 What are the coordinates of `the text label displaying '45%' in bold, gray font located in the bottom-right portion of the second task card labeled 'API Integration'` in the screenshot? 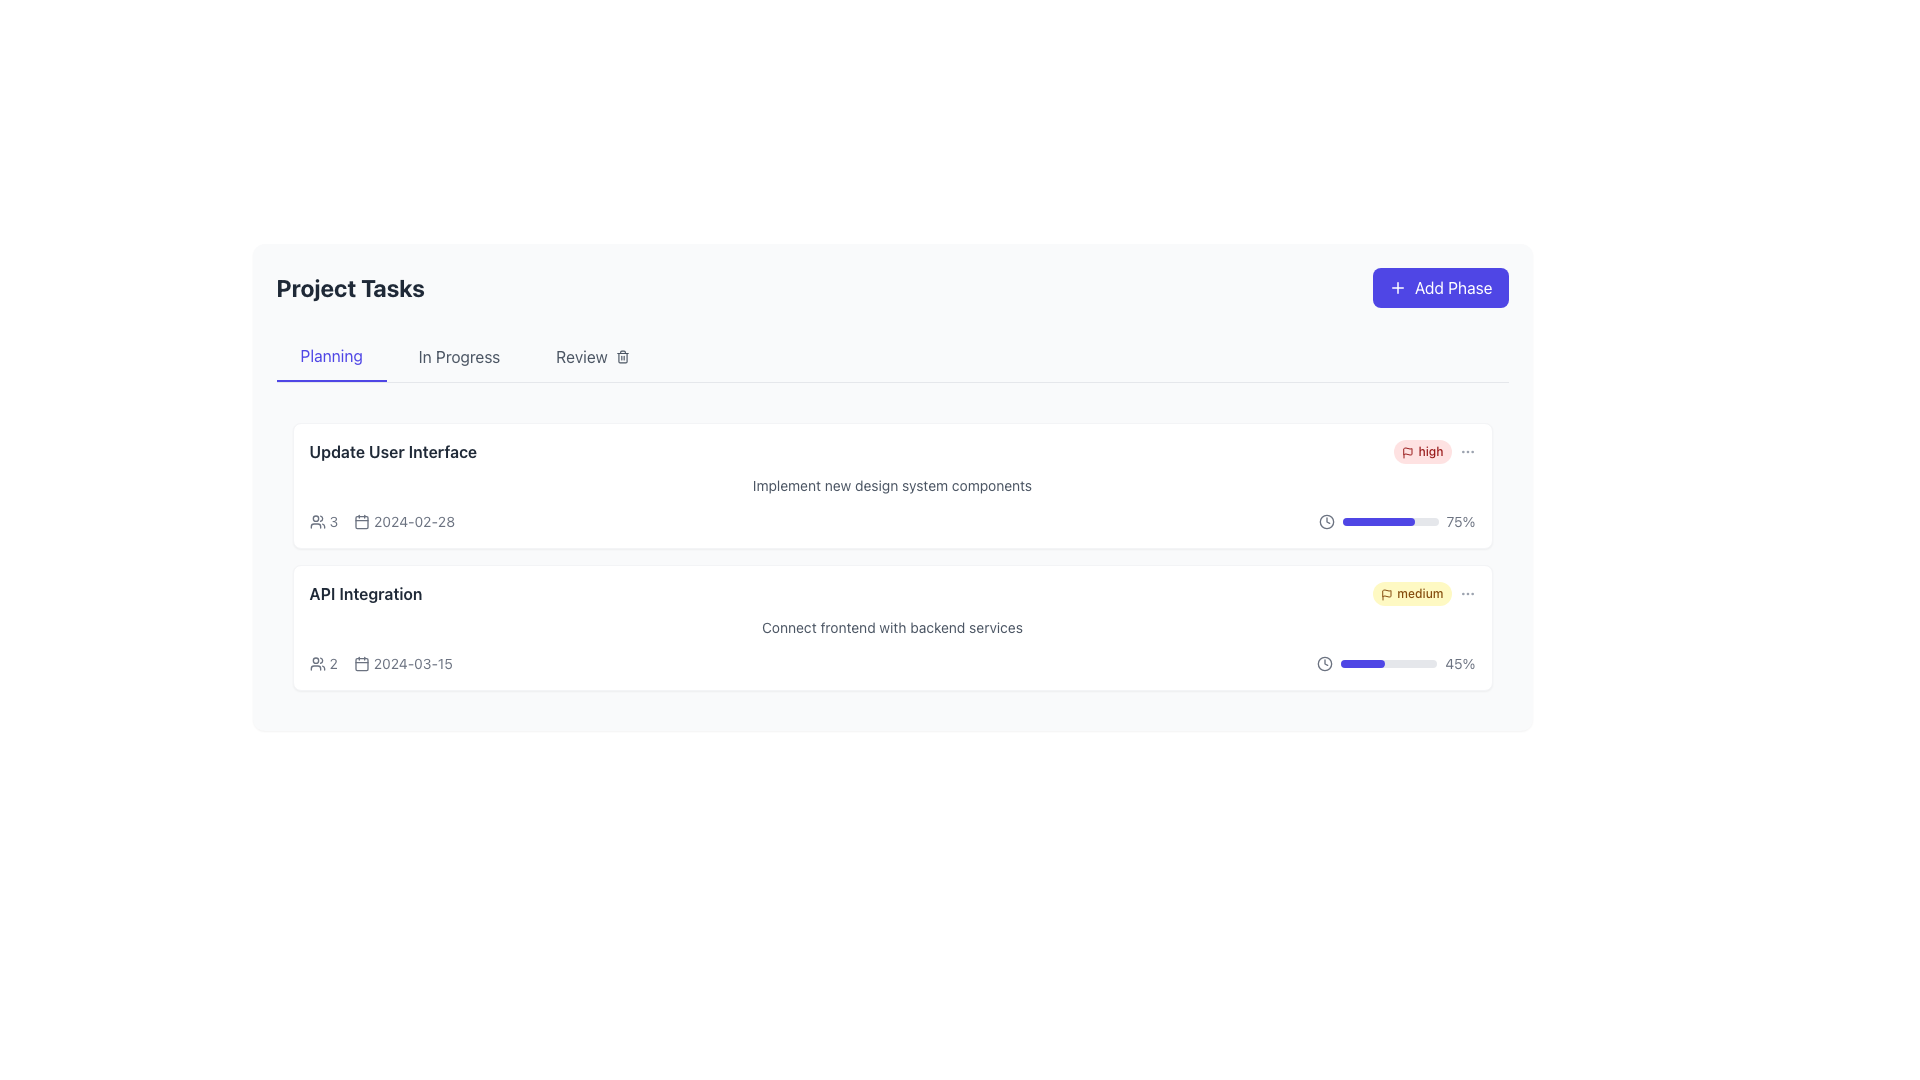 It's located at (1460, 663).